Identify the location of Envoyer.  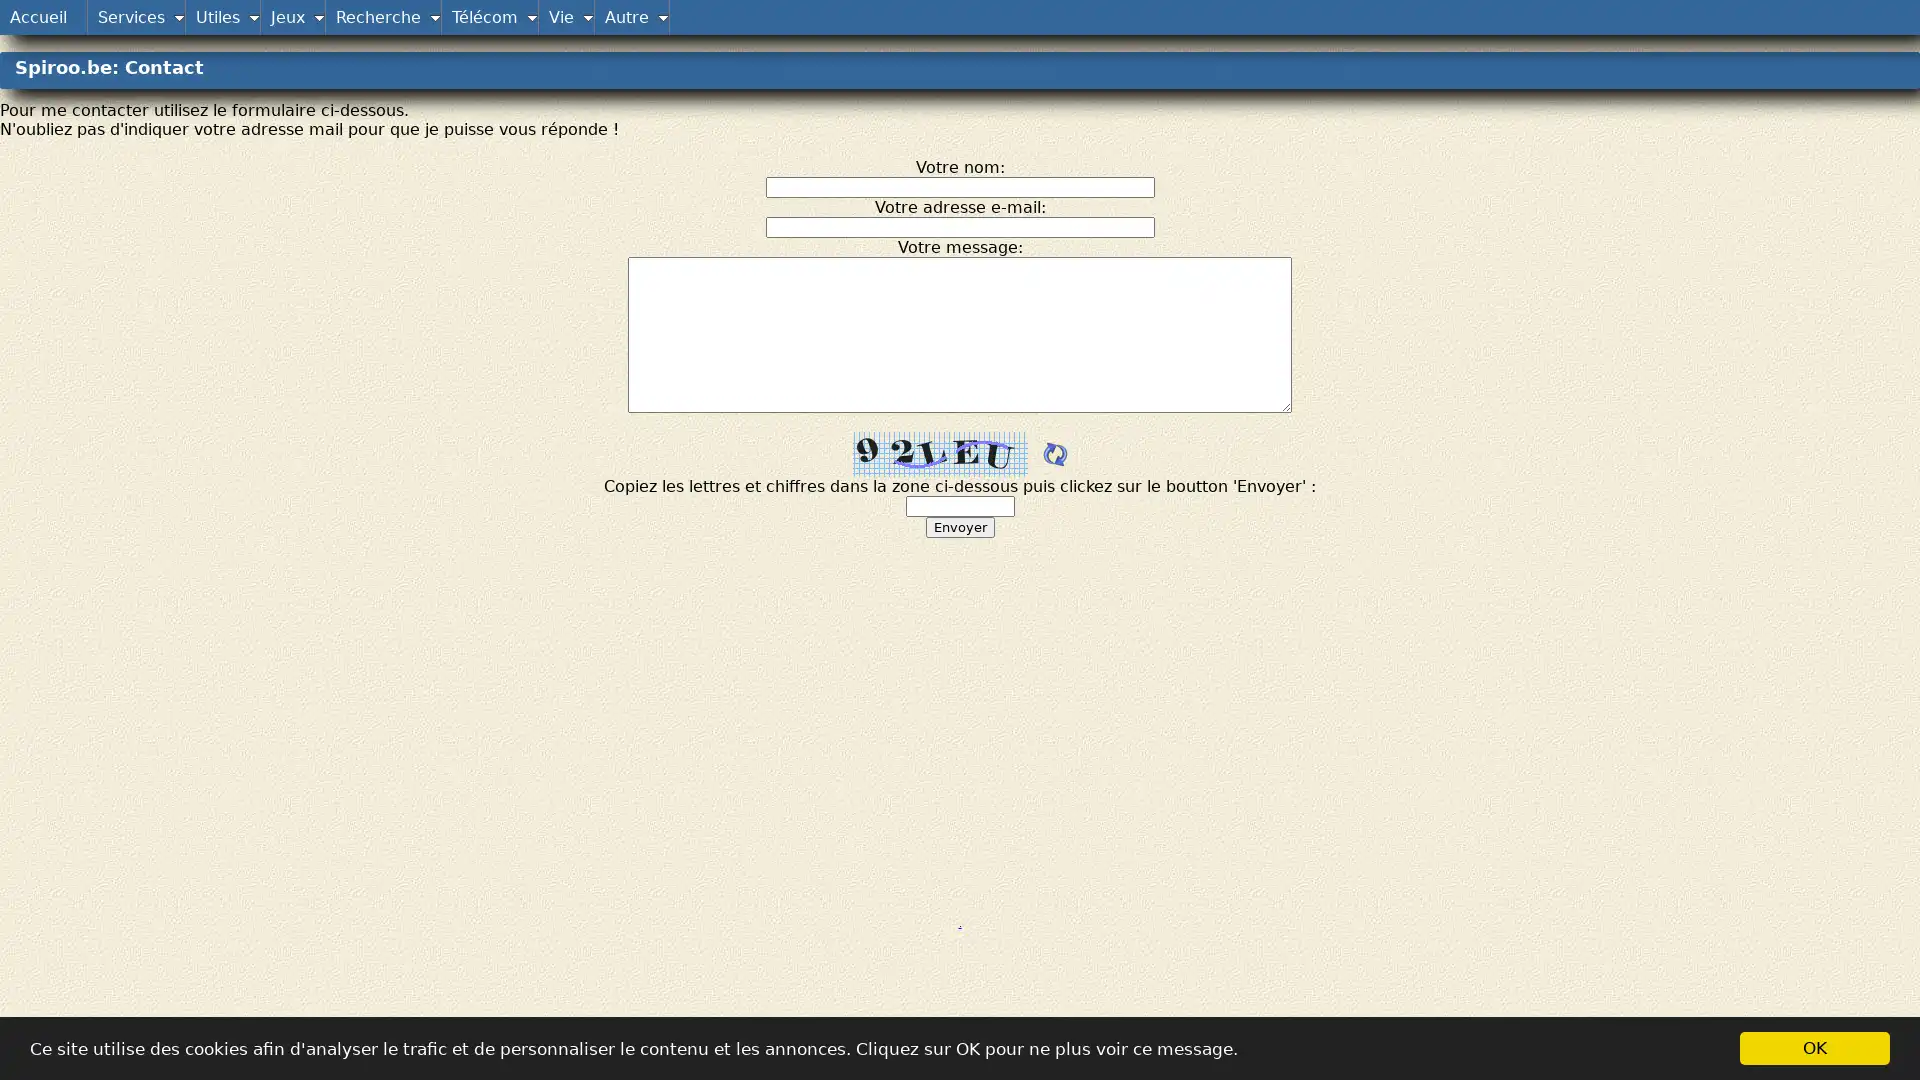
(958, 526).